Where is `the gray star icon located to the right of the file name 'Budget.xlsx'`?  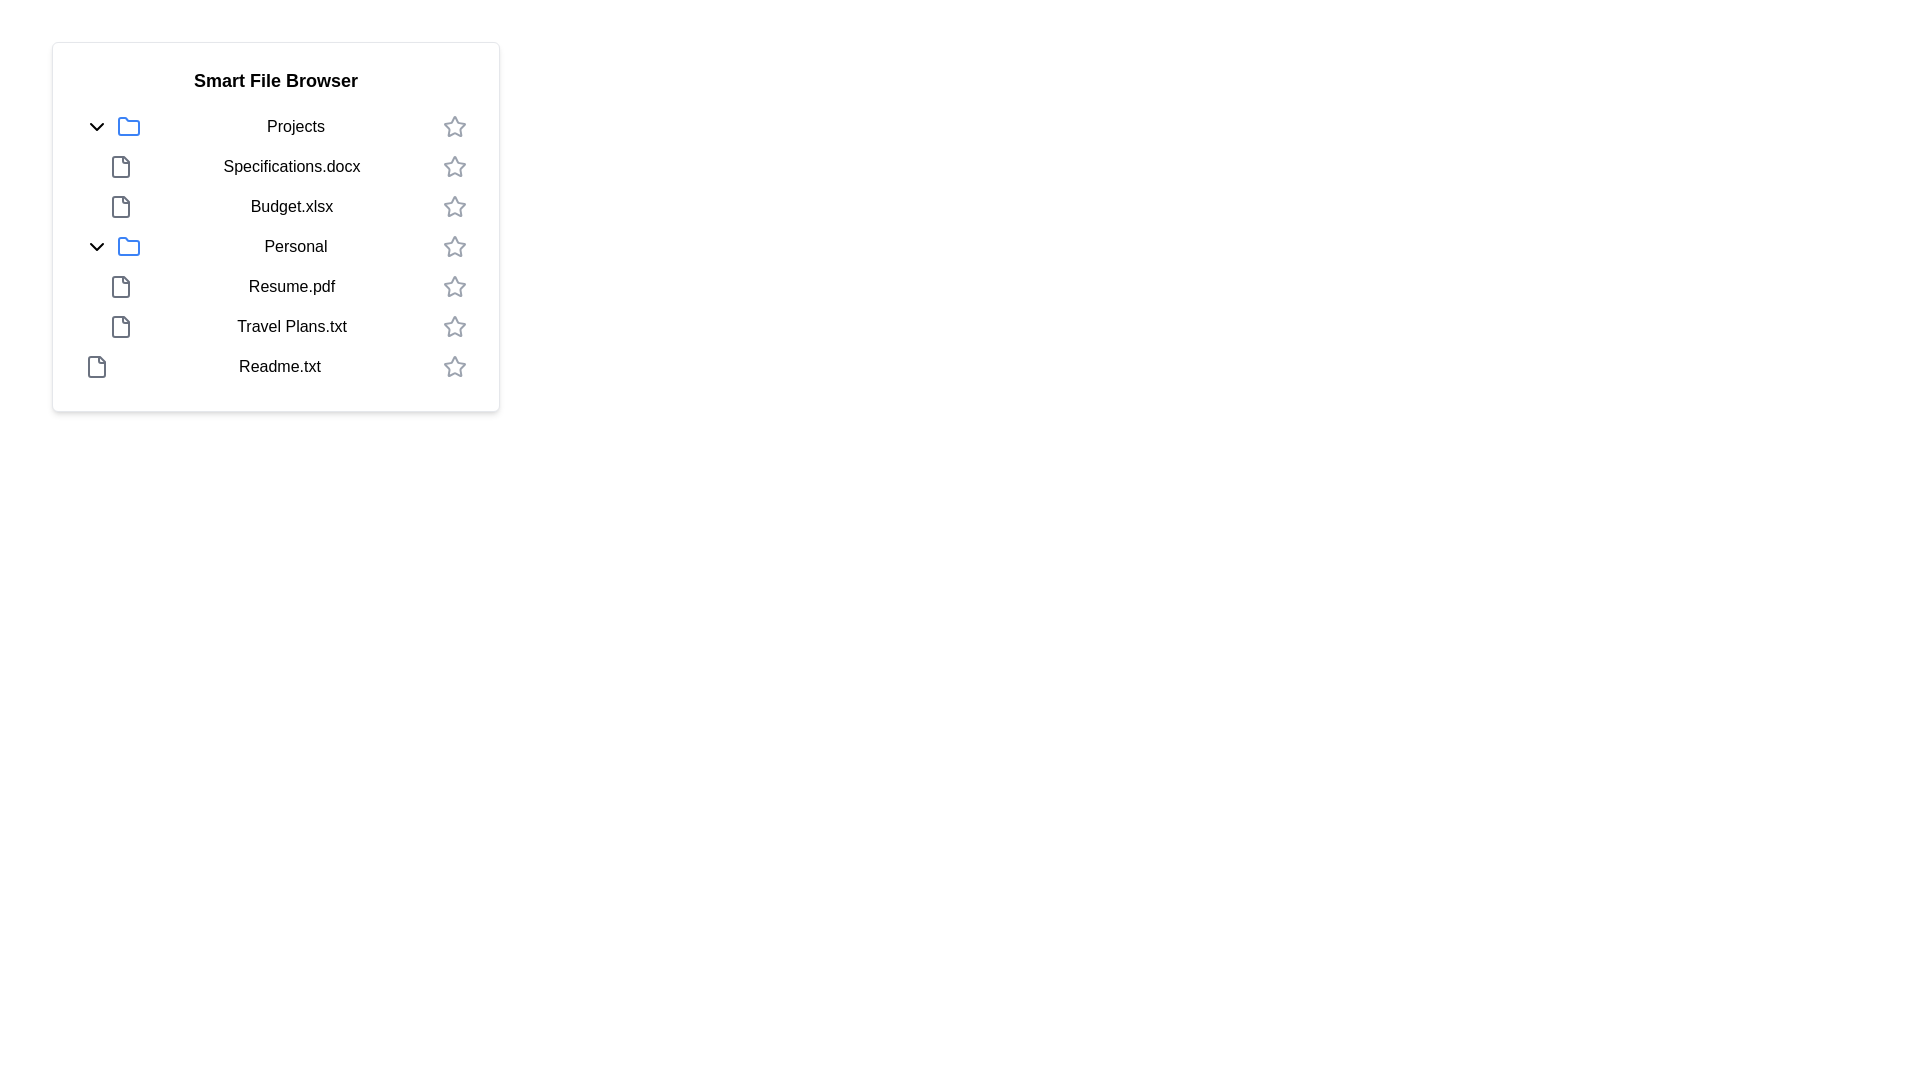 the gray star icon located to the right of the file name 'Budget.xlsx' is located at coordinates (454, 206).